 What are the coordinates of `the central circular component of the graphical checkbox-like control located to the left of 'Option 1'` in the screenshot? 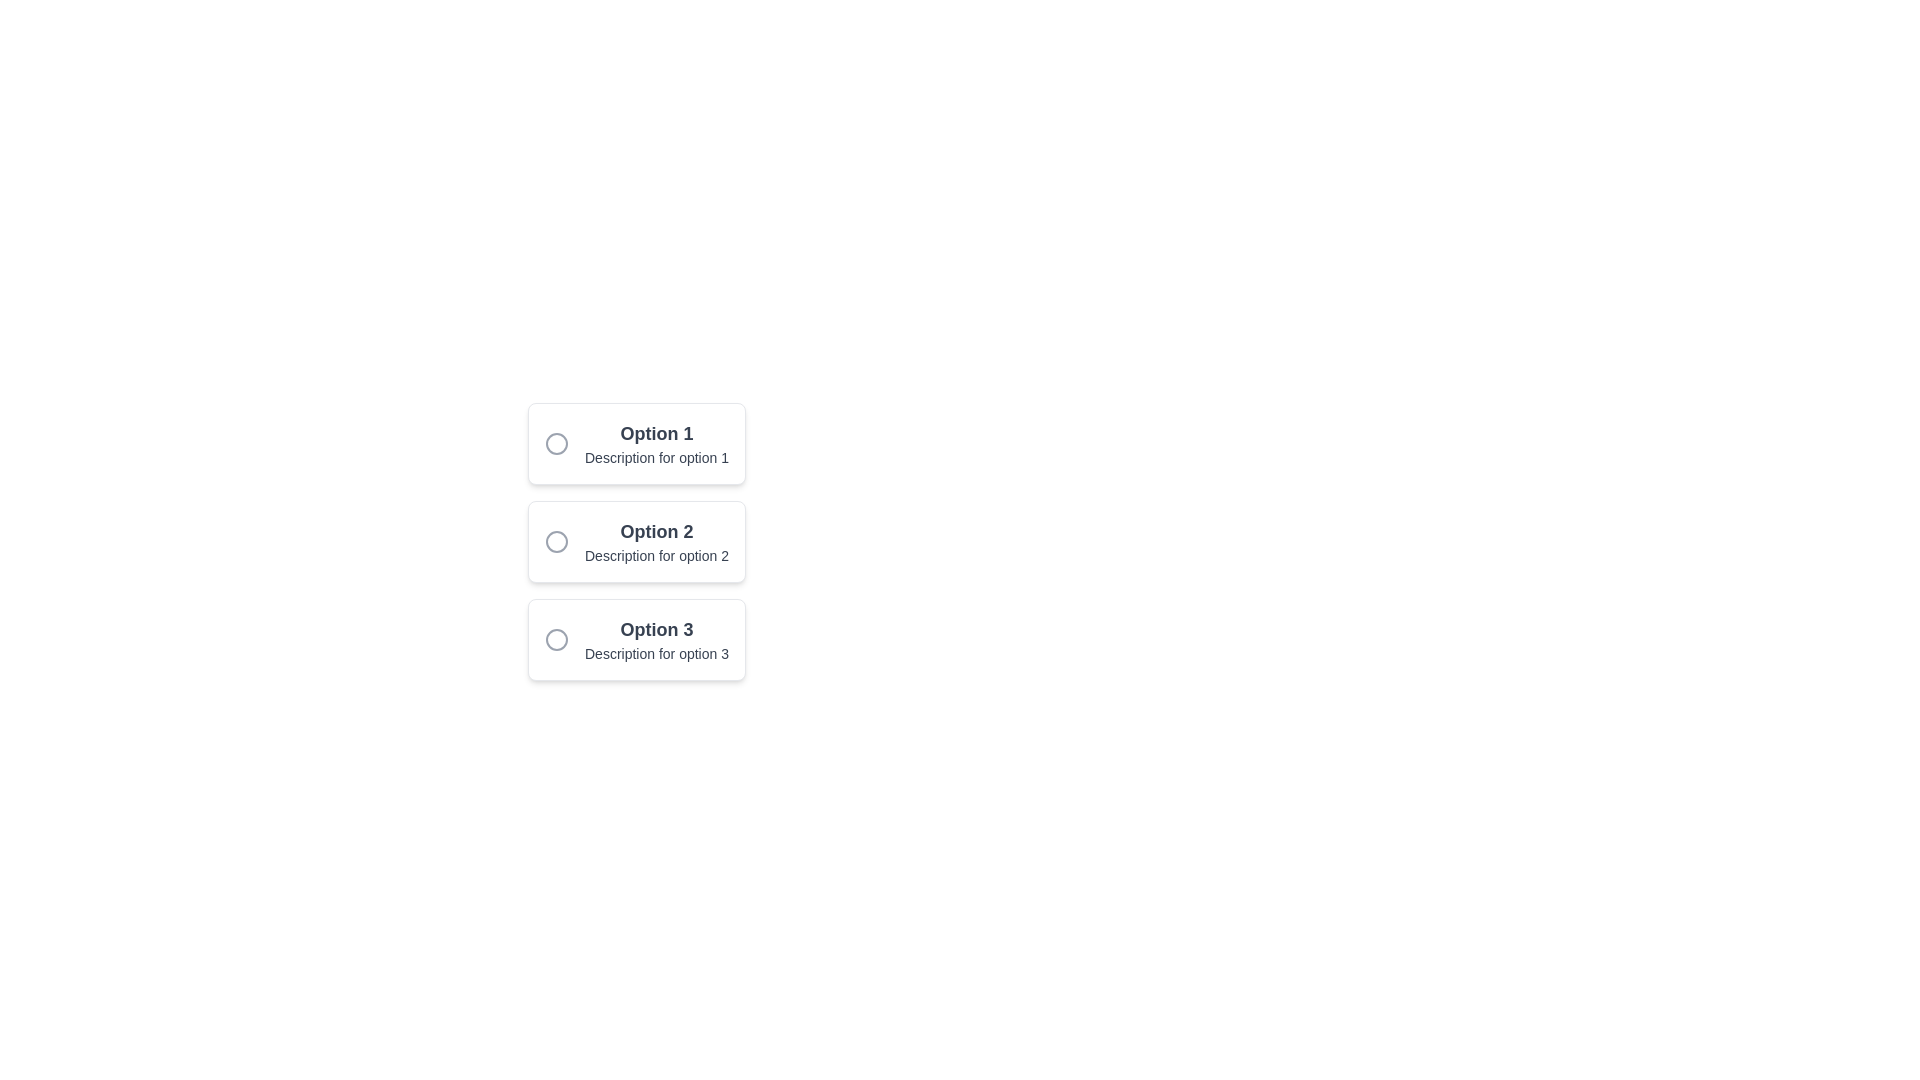 It's located at (556, 442).